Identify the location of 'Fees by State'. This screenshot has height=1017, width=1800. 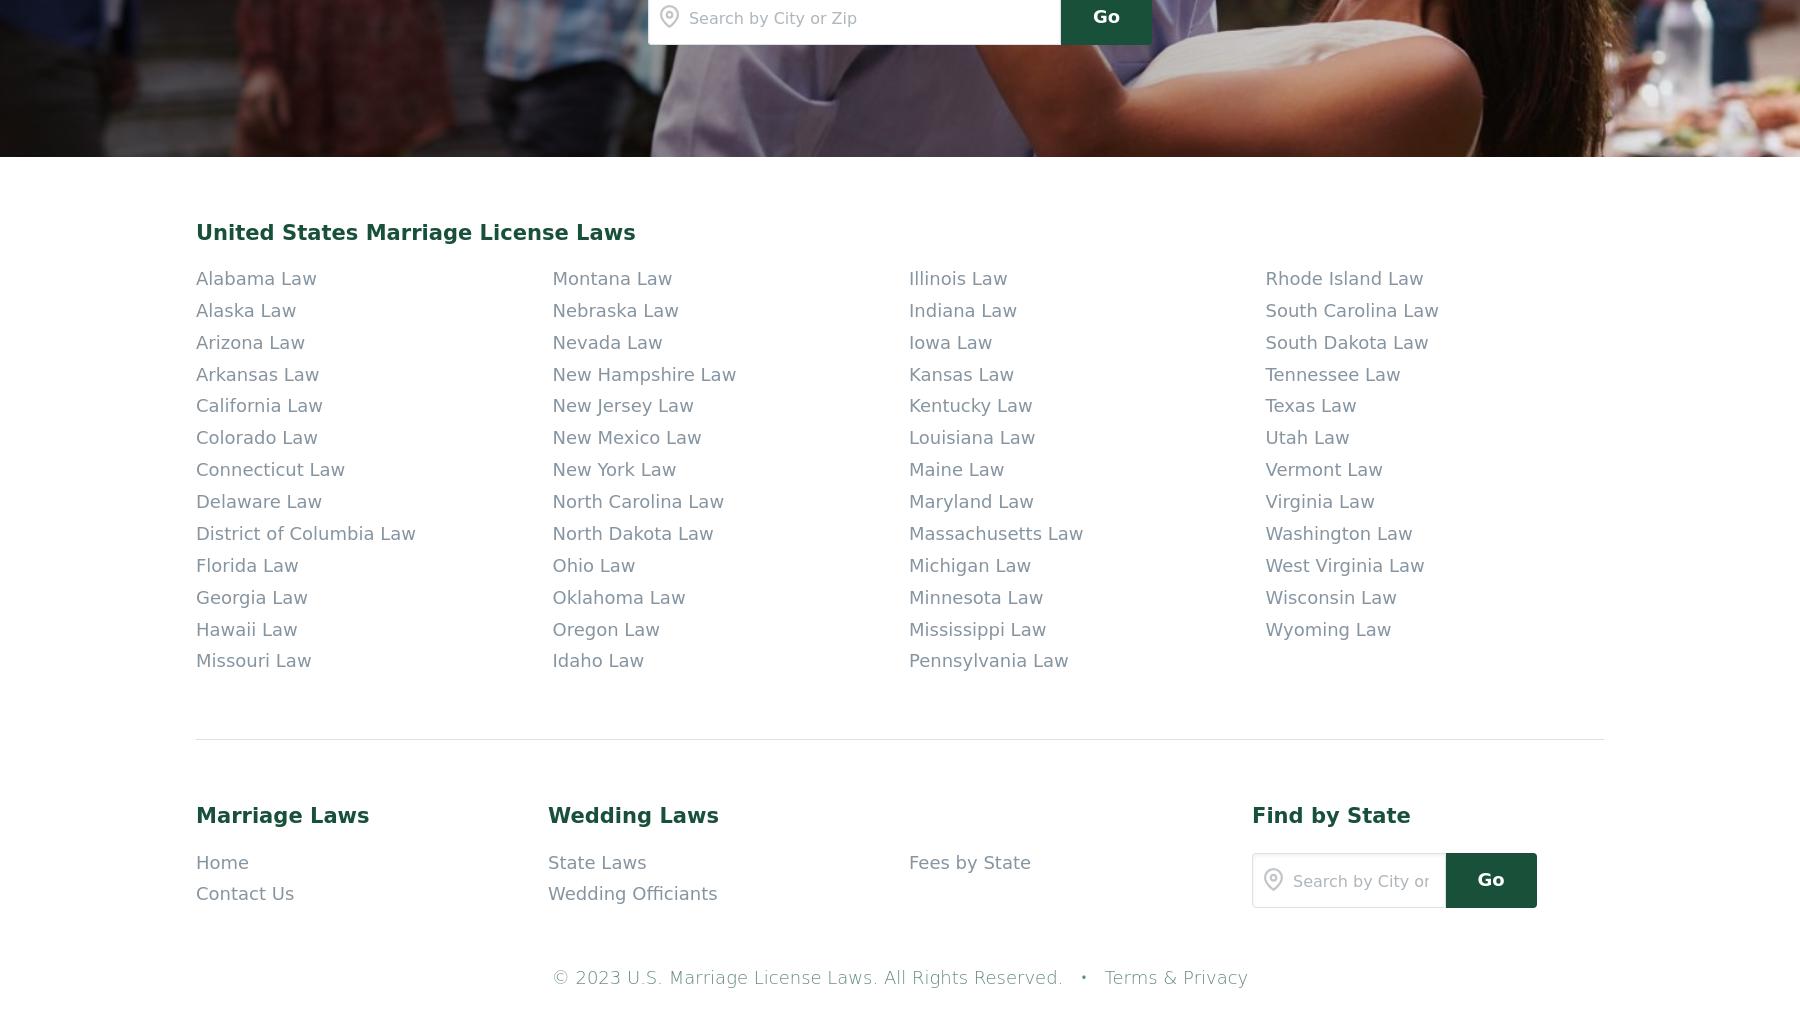
(969, 400).